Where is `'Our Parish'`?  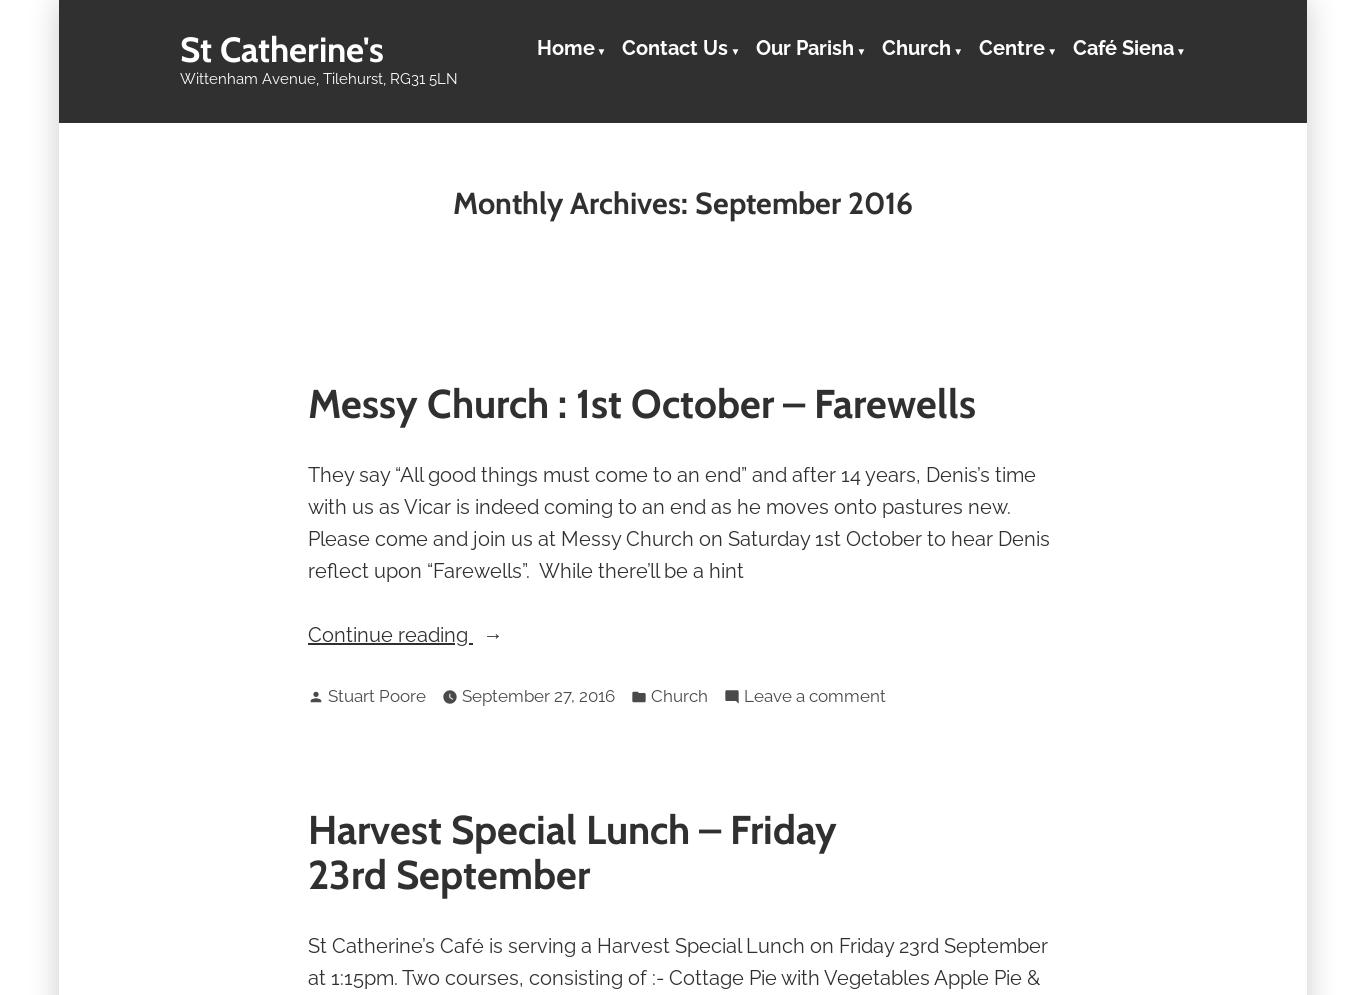
'Our Parish' is located at coordinates (803, 46).